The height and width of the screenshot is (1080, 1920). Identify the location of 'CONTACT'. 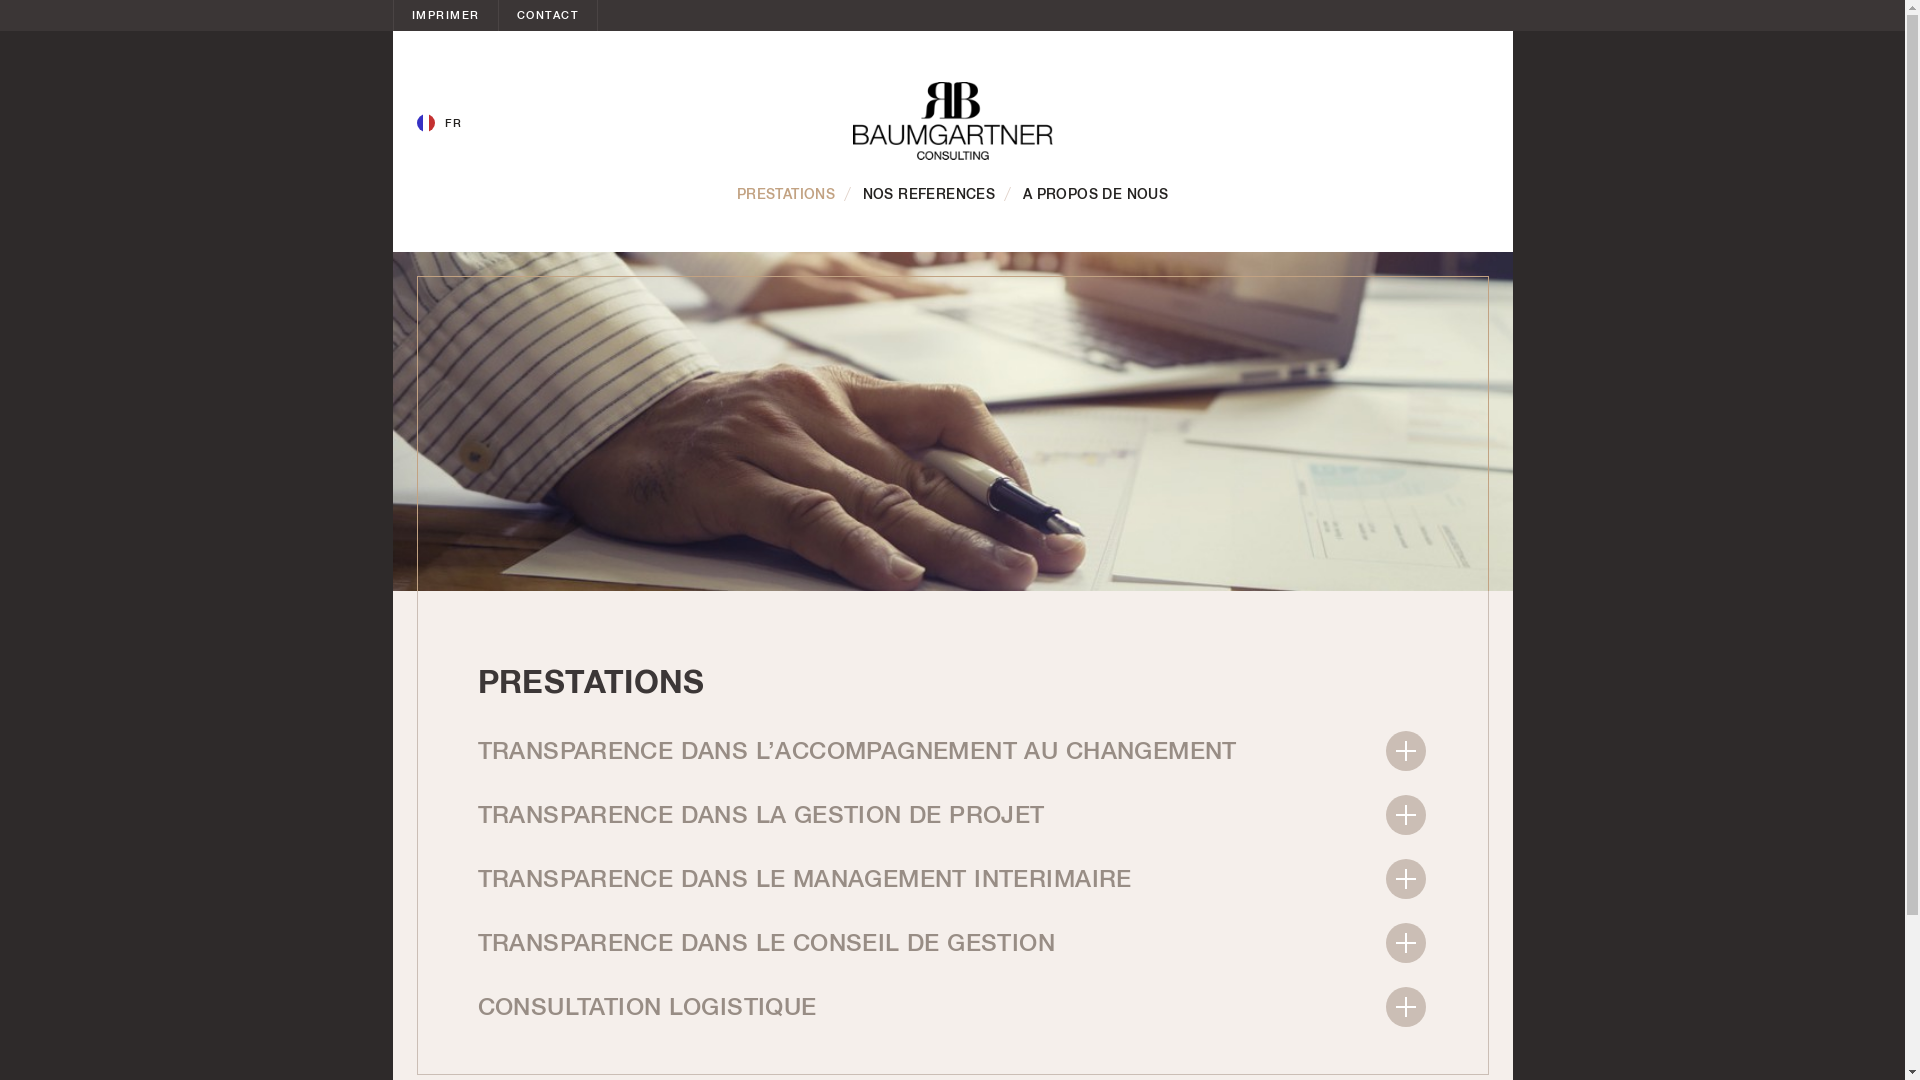
(547, 15).